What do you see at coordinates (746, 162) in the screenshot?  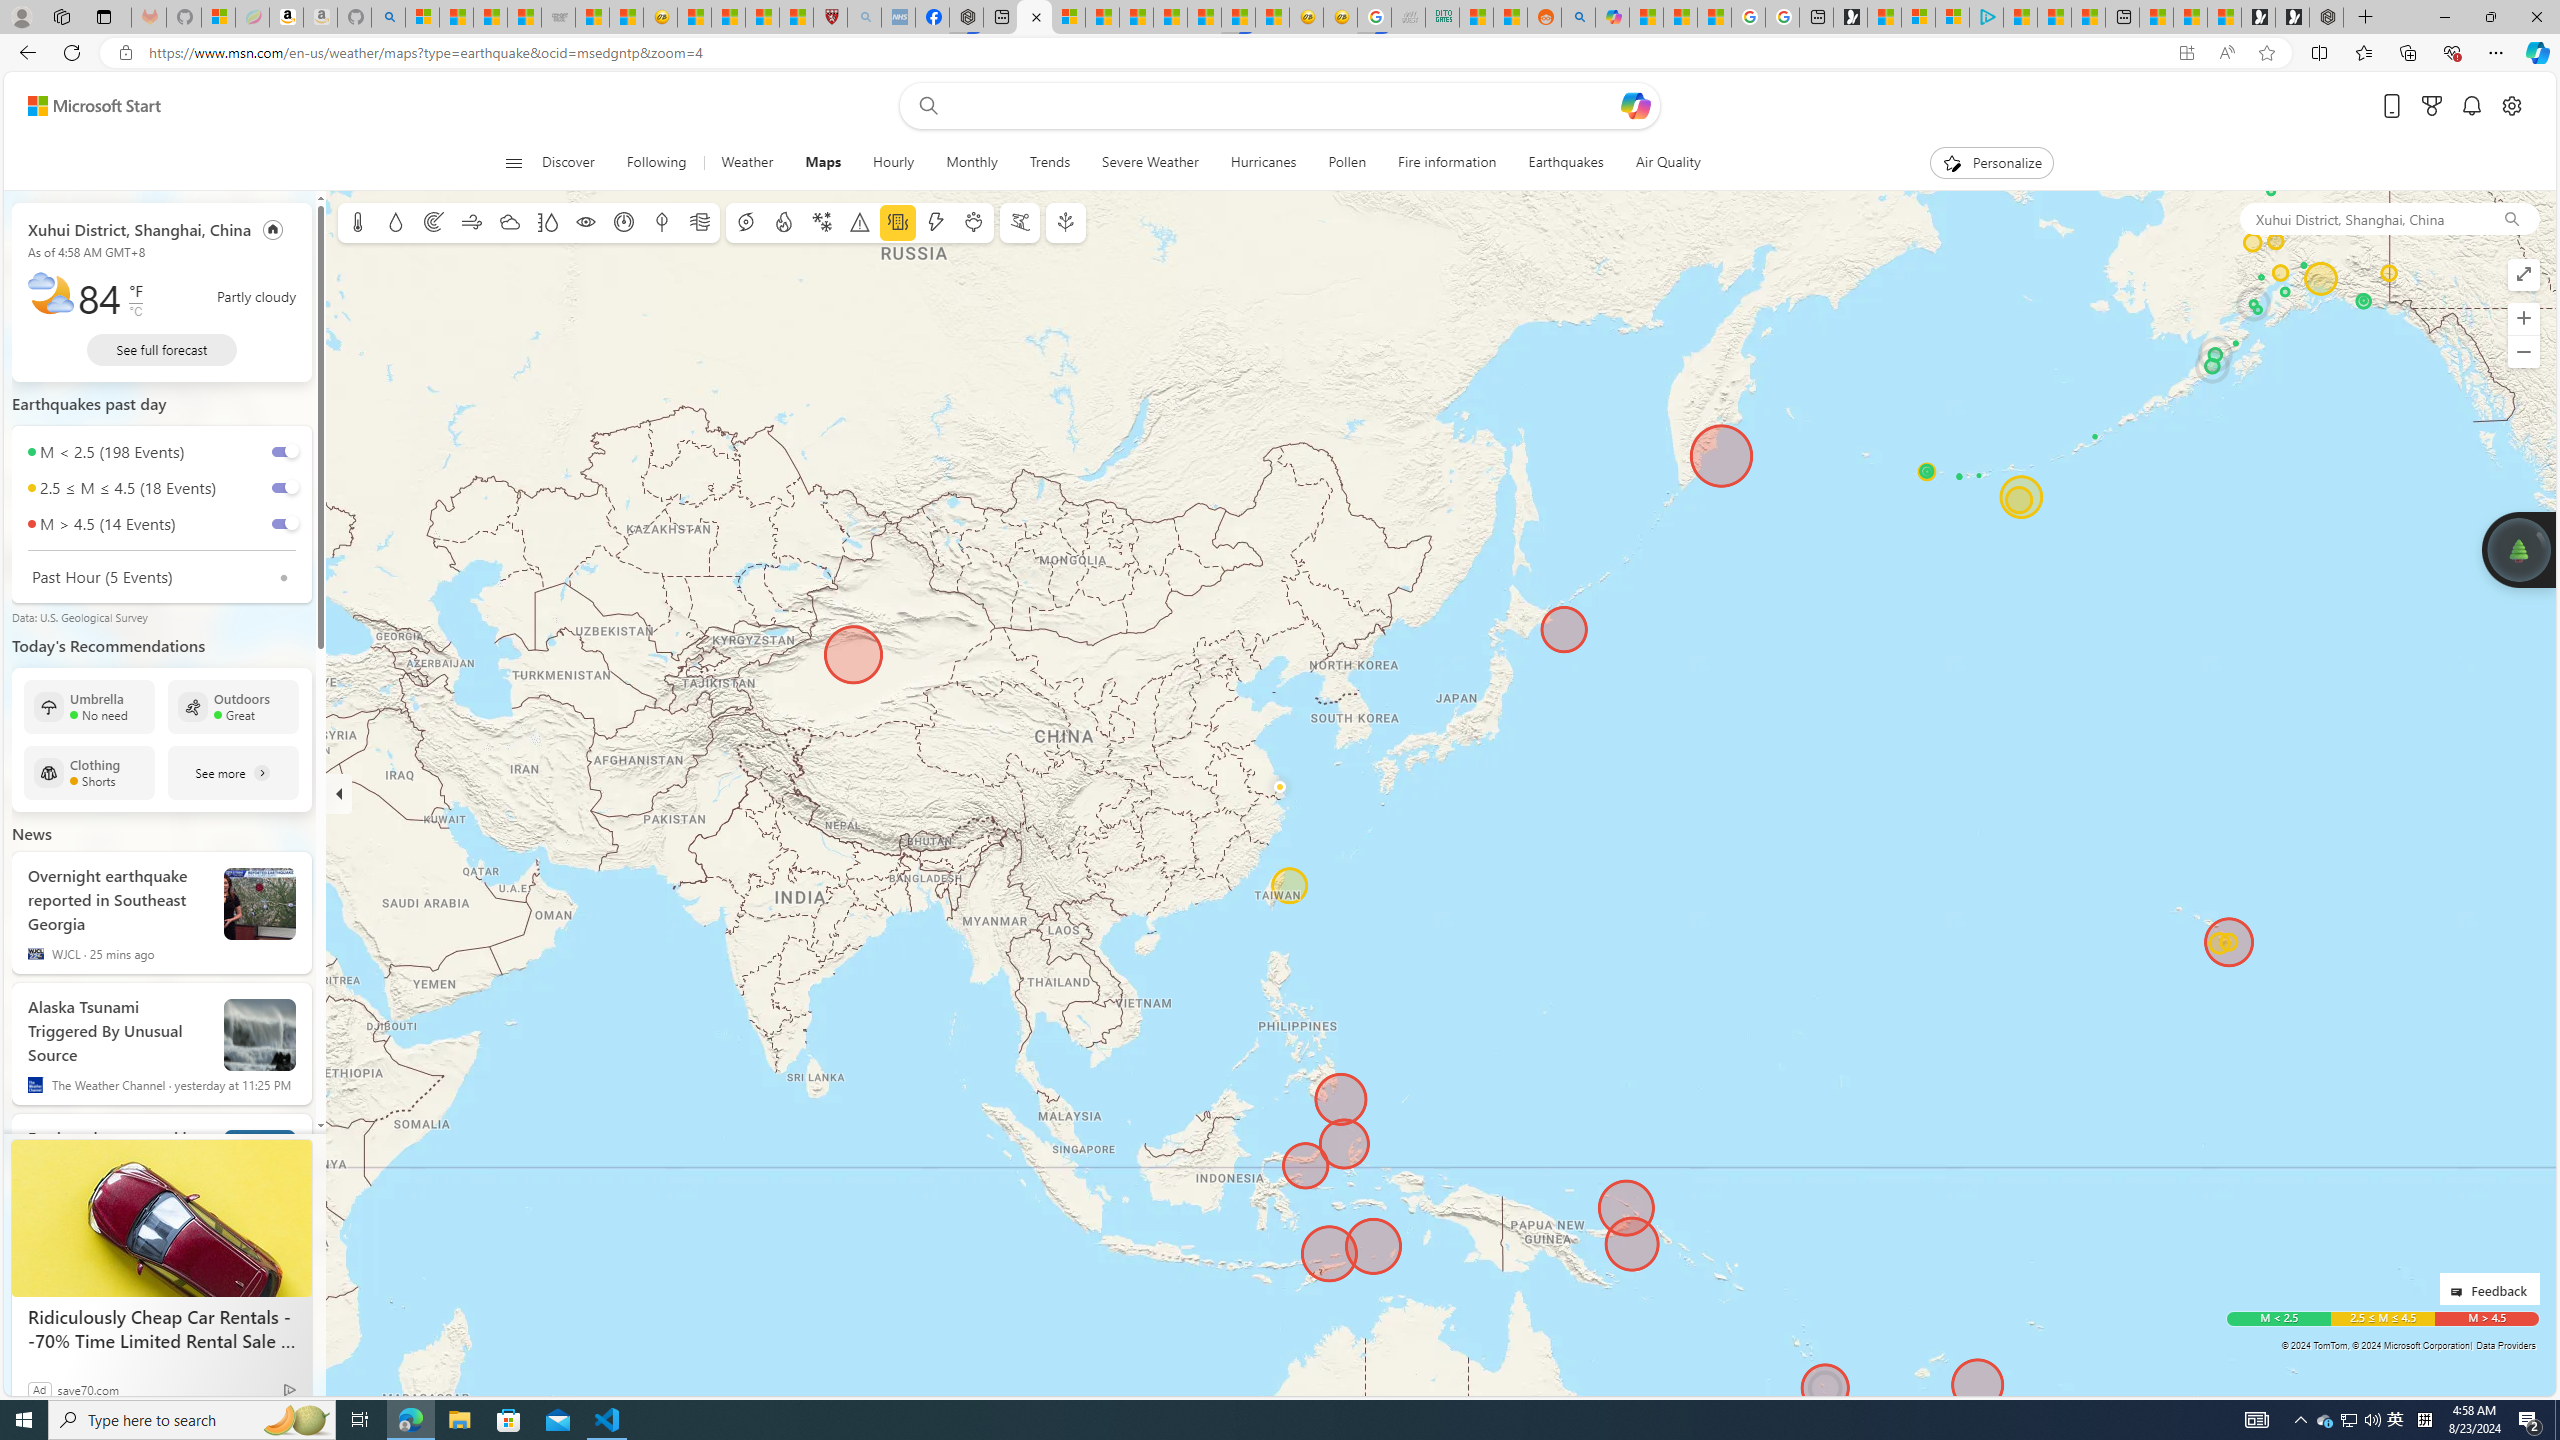 I see `'Weather'` at bounding box center [746, 162].